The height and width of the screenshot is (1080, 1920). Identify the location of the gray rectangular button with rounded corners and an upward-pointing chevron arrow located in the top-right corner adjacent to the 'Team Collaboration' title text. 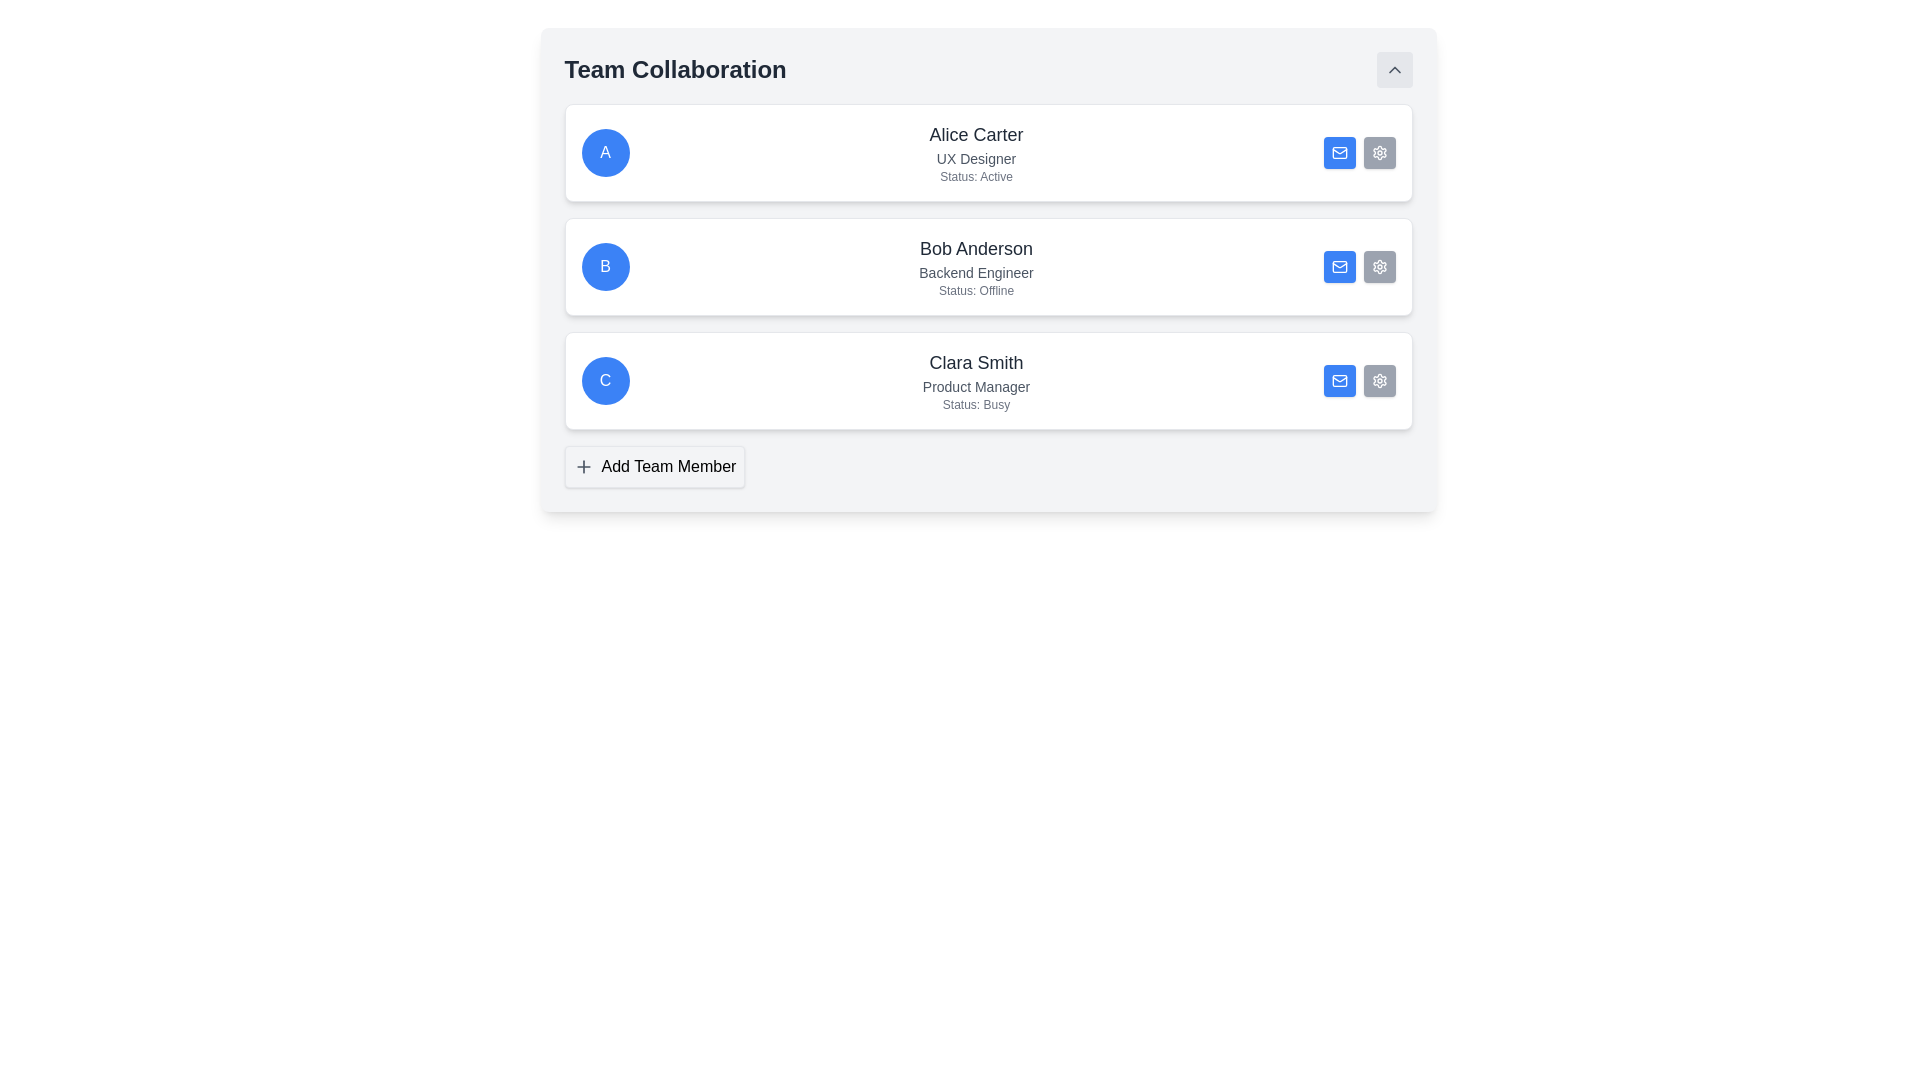
(1393, 68).